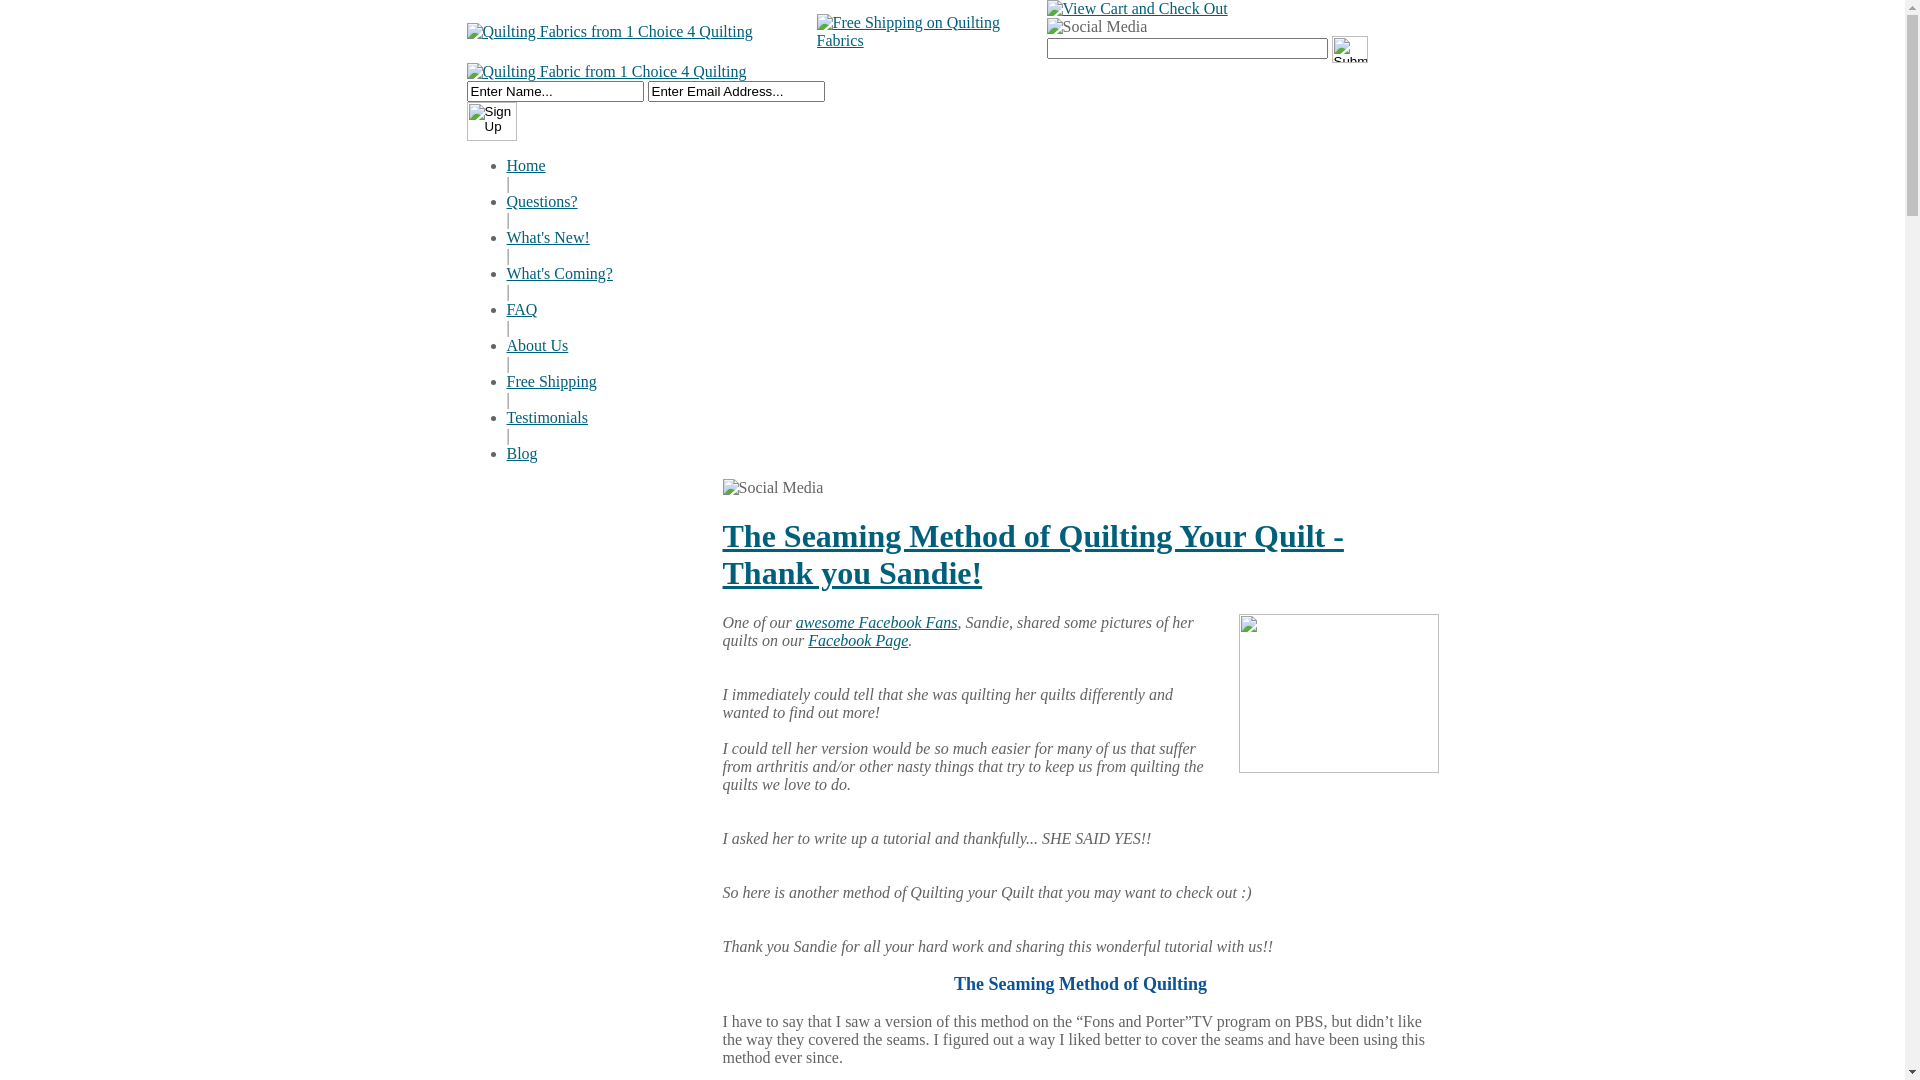  Describe the element at coordinates (547, 416) in the screenshot. I see `'Testimonials'` at that location.